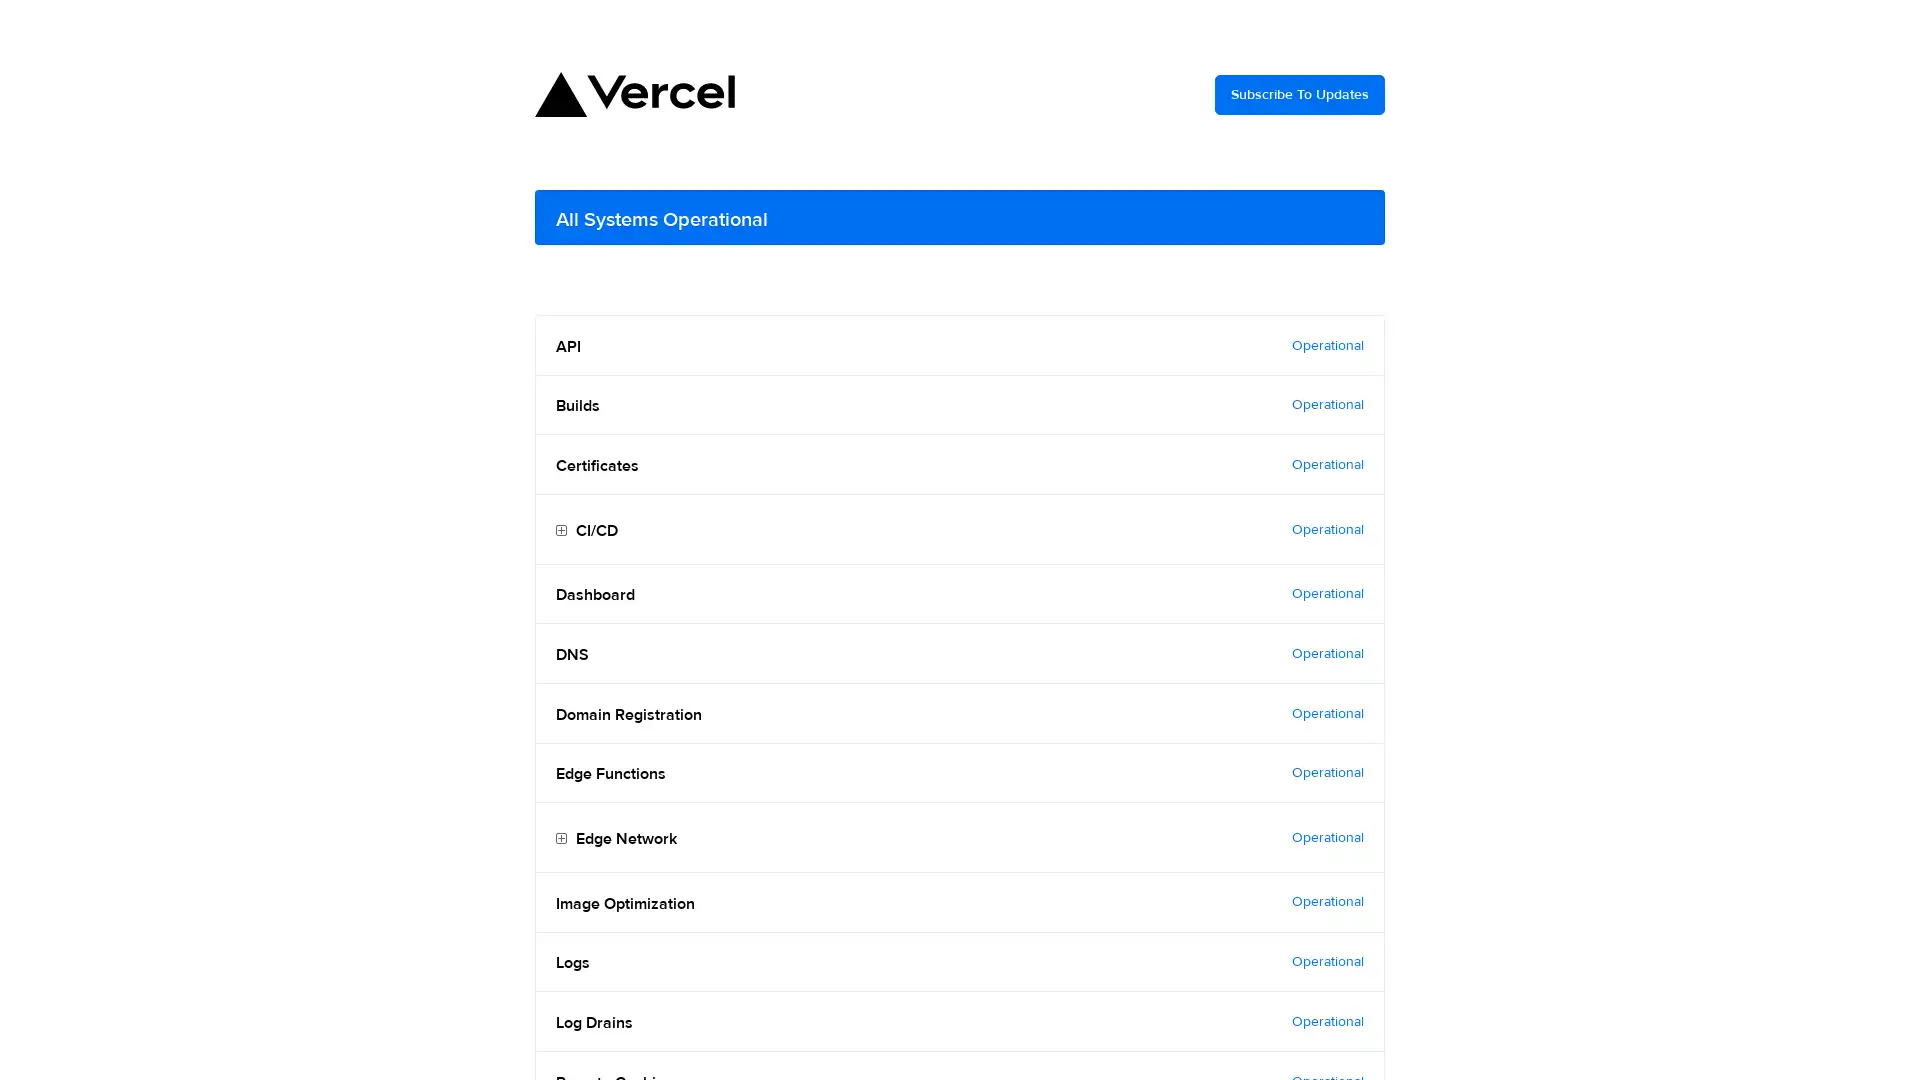  I want to click on Toggle Edge Network, so click(560, 839).